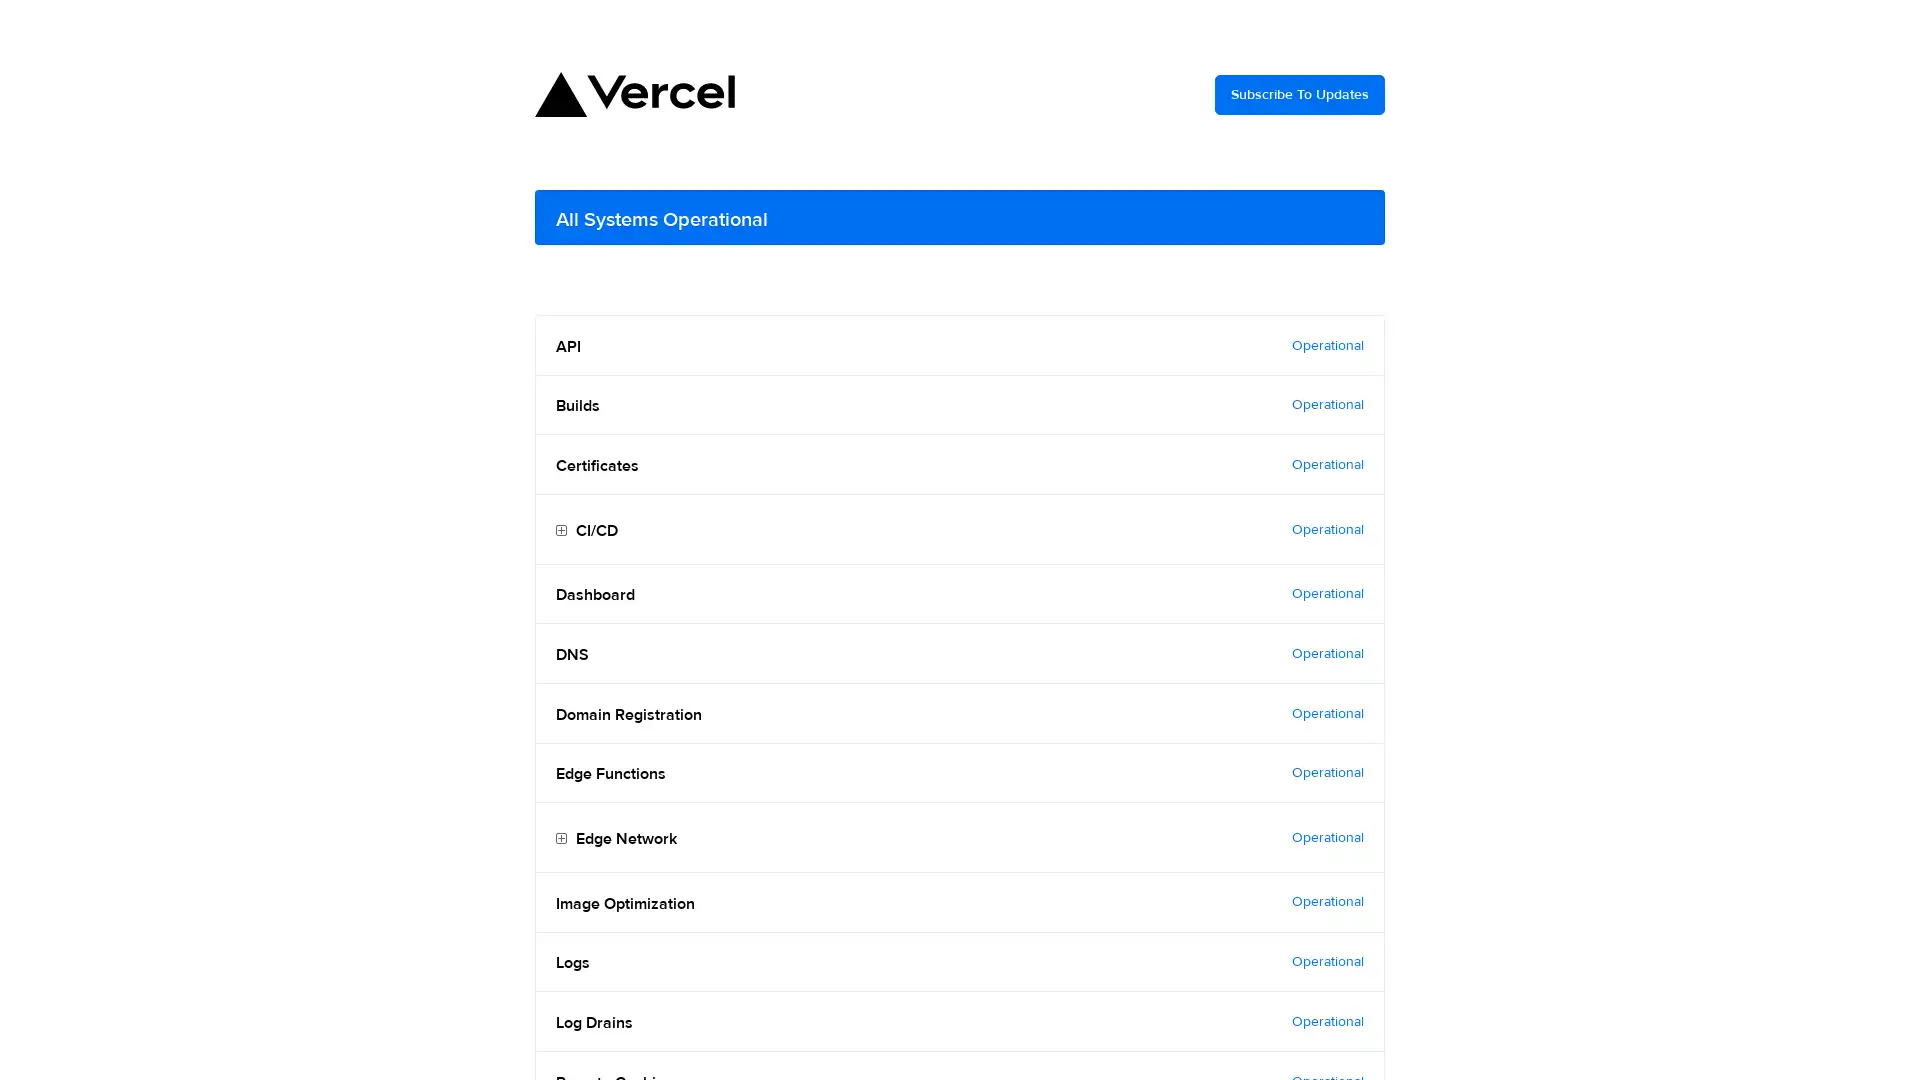  I want to click on Toggle Edge Network, so click(560, 839).